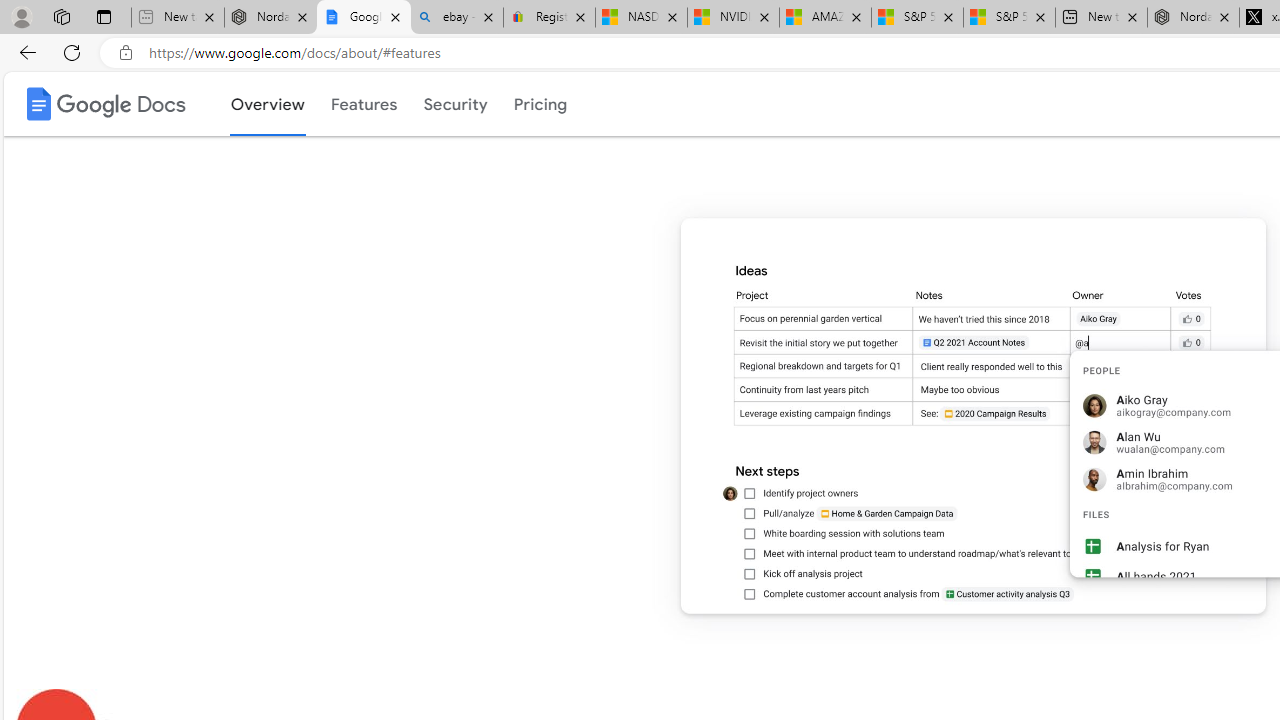  I want to click on 'ebay - Search', so click(455, 17).